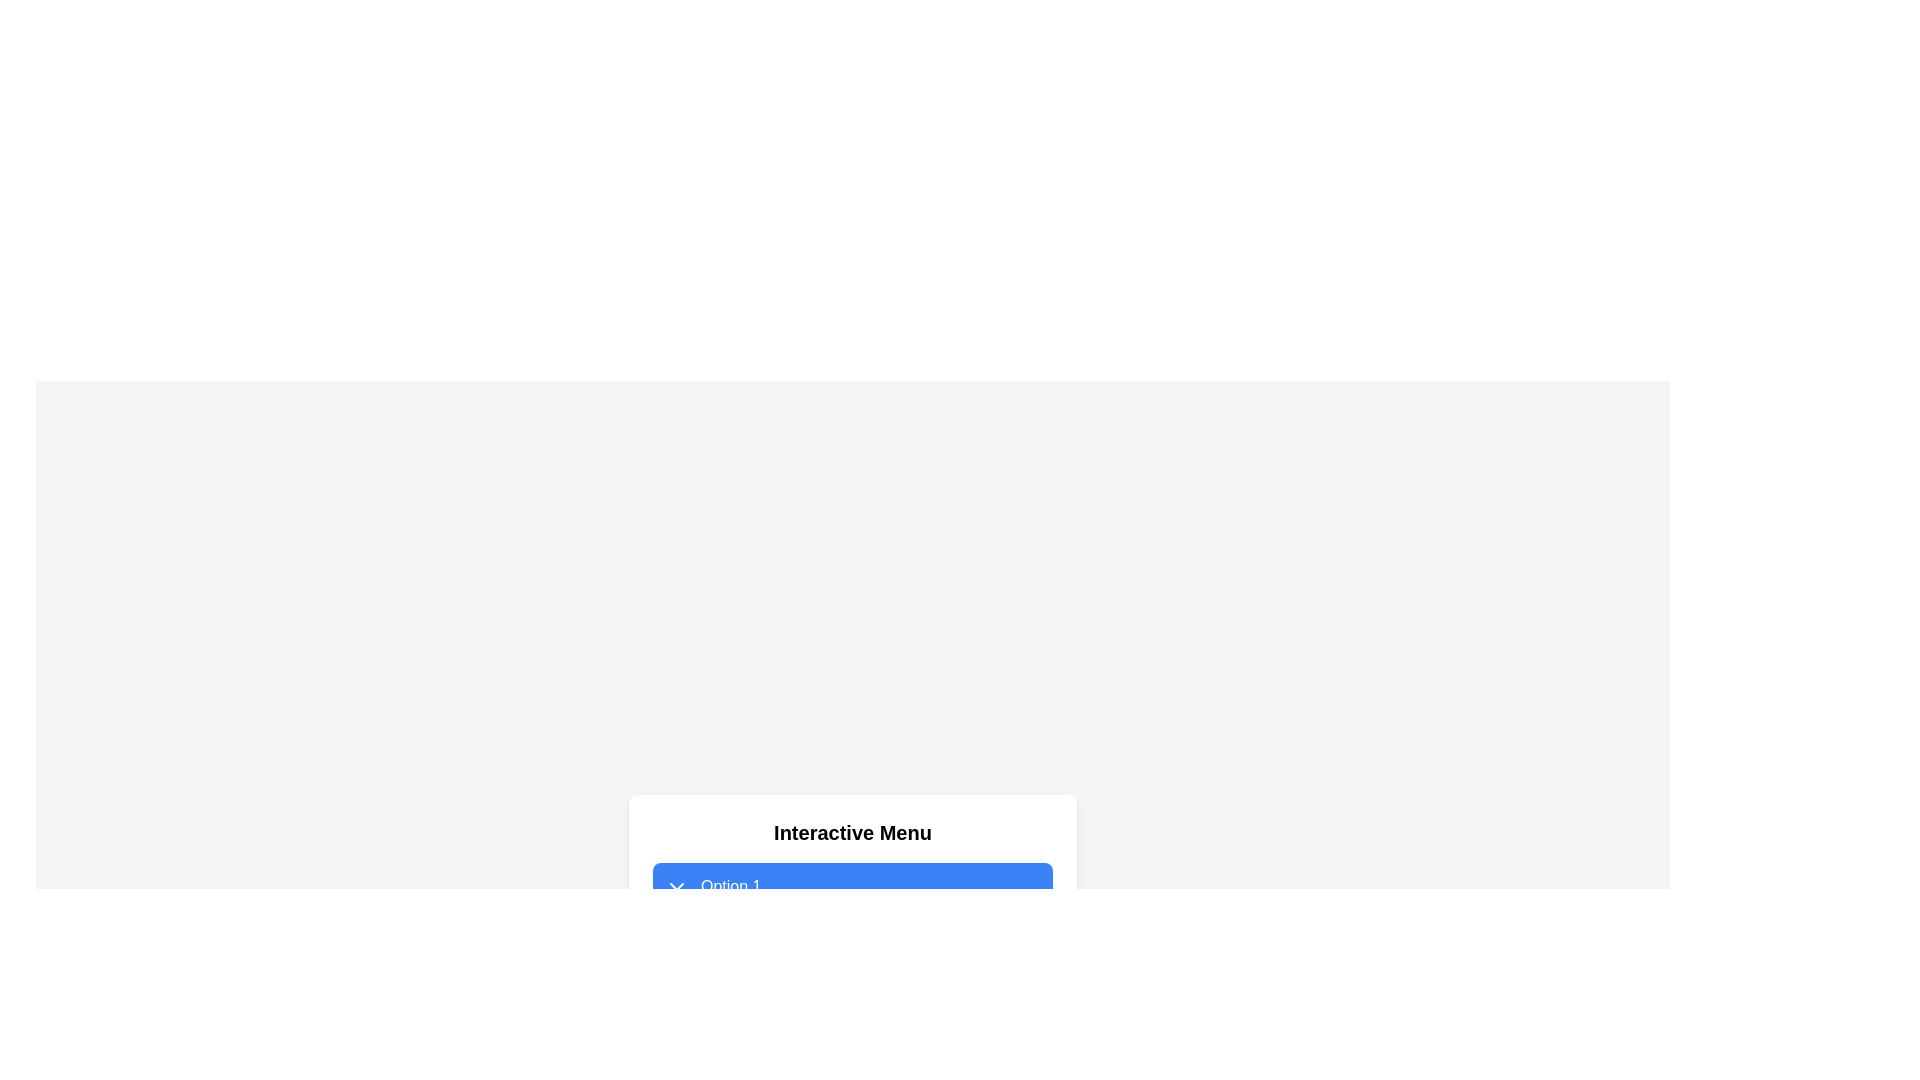  What do you see at coordinates (853, 886) in the screenshot?
I see `the first selectable option in the menu` at bounding box center [853, 886].